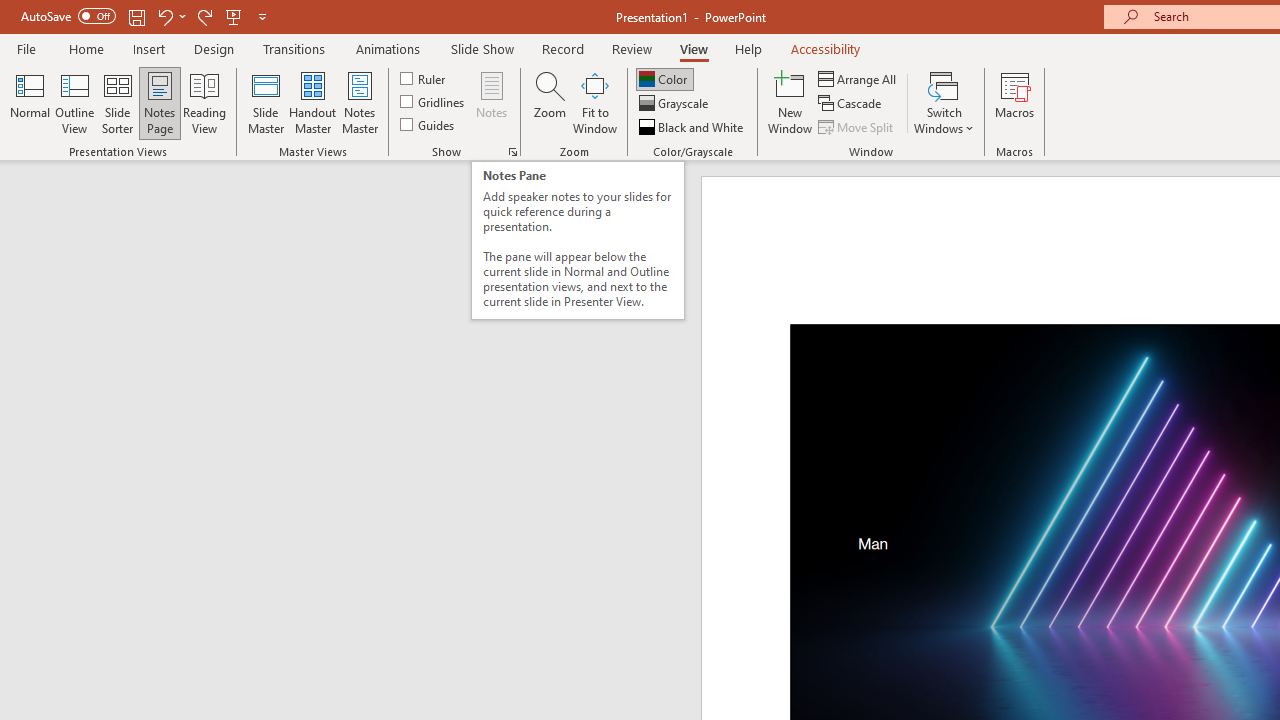  Describe the element at coordinates (427, 124) in the screenshot. I see `'Guides'` at that location.